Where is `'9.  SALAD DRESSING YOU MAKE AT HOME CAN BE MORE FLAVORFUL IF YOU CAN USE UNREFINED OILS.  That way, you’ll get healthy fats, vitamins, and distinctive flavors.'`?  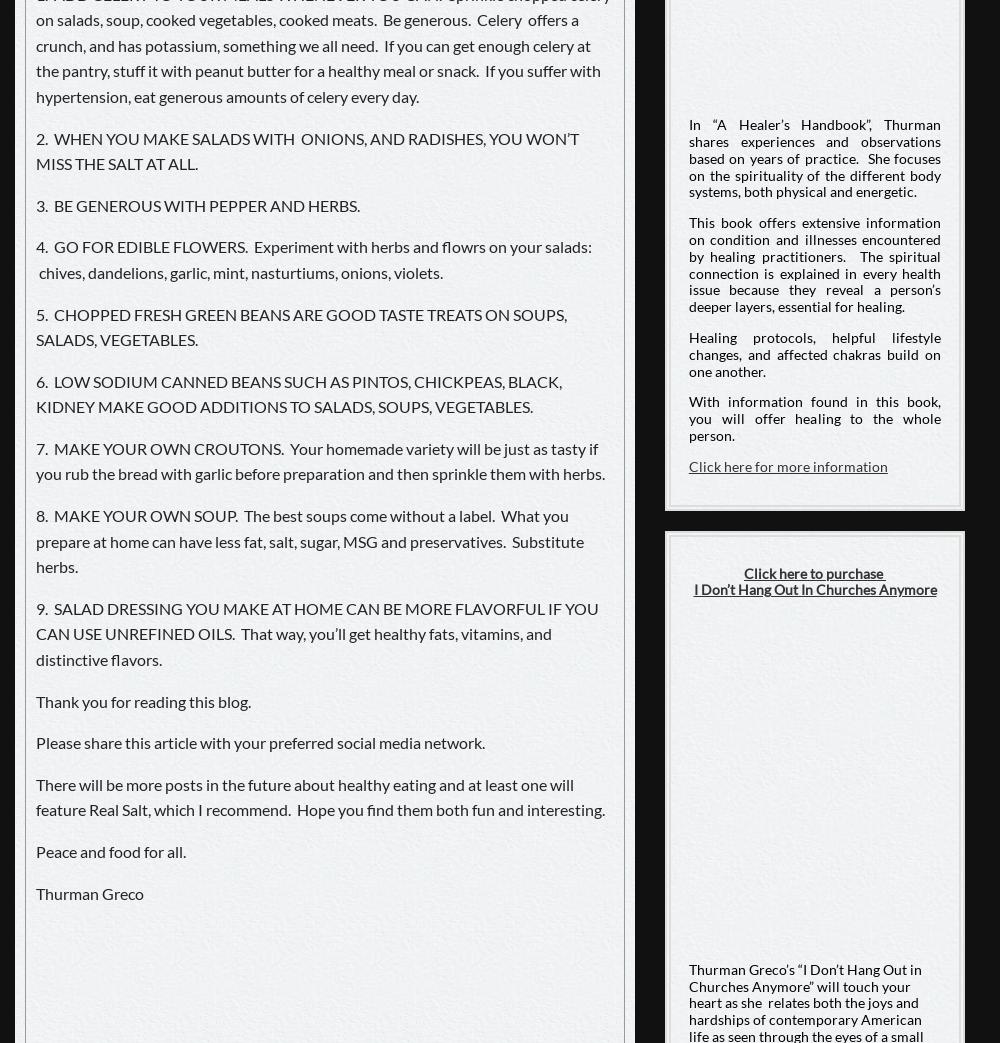 '9.  SALAD DRESSING YOU MAKE AT HOME CAN BE MORE FLAVORFUL IF YOU CAN USE UNREFINED OILS.  That way, you’ll get healthy fats, vitamins, and distinctive flavors.' is located at coordinates (316, 632).